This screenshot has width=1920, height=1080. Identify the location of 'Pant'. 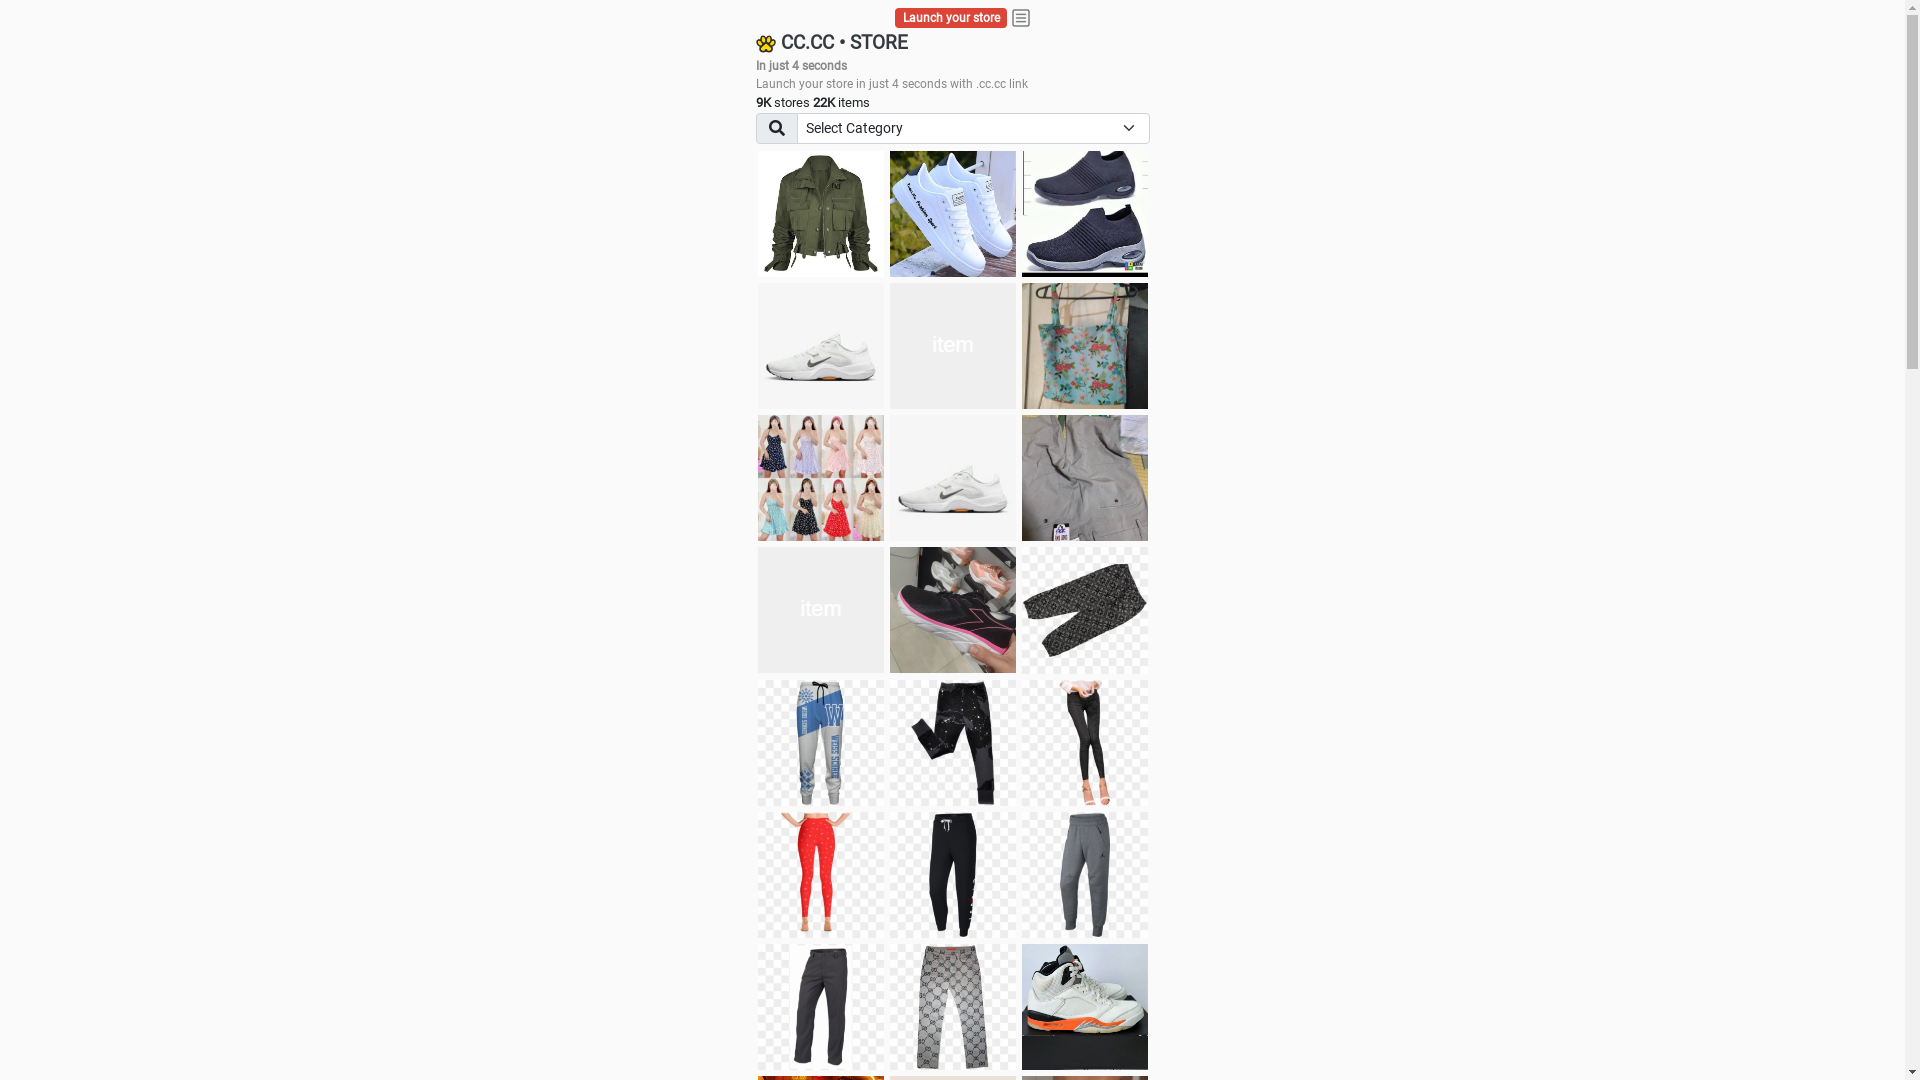
(888, 874).